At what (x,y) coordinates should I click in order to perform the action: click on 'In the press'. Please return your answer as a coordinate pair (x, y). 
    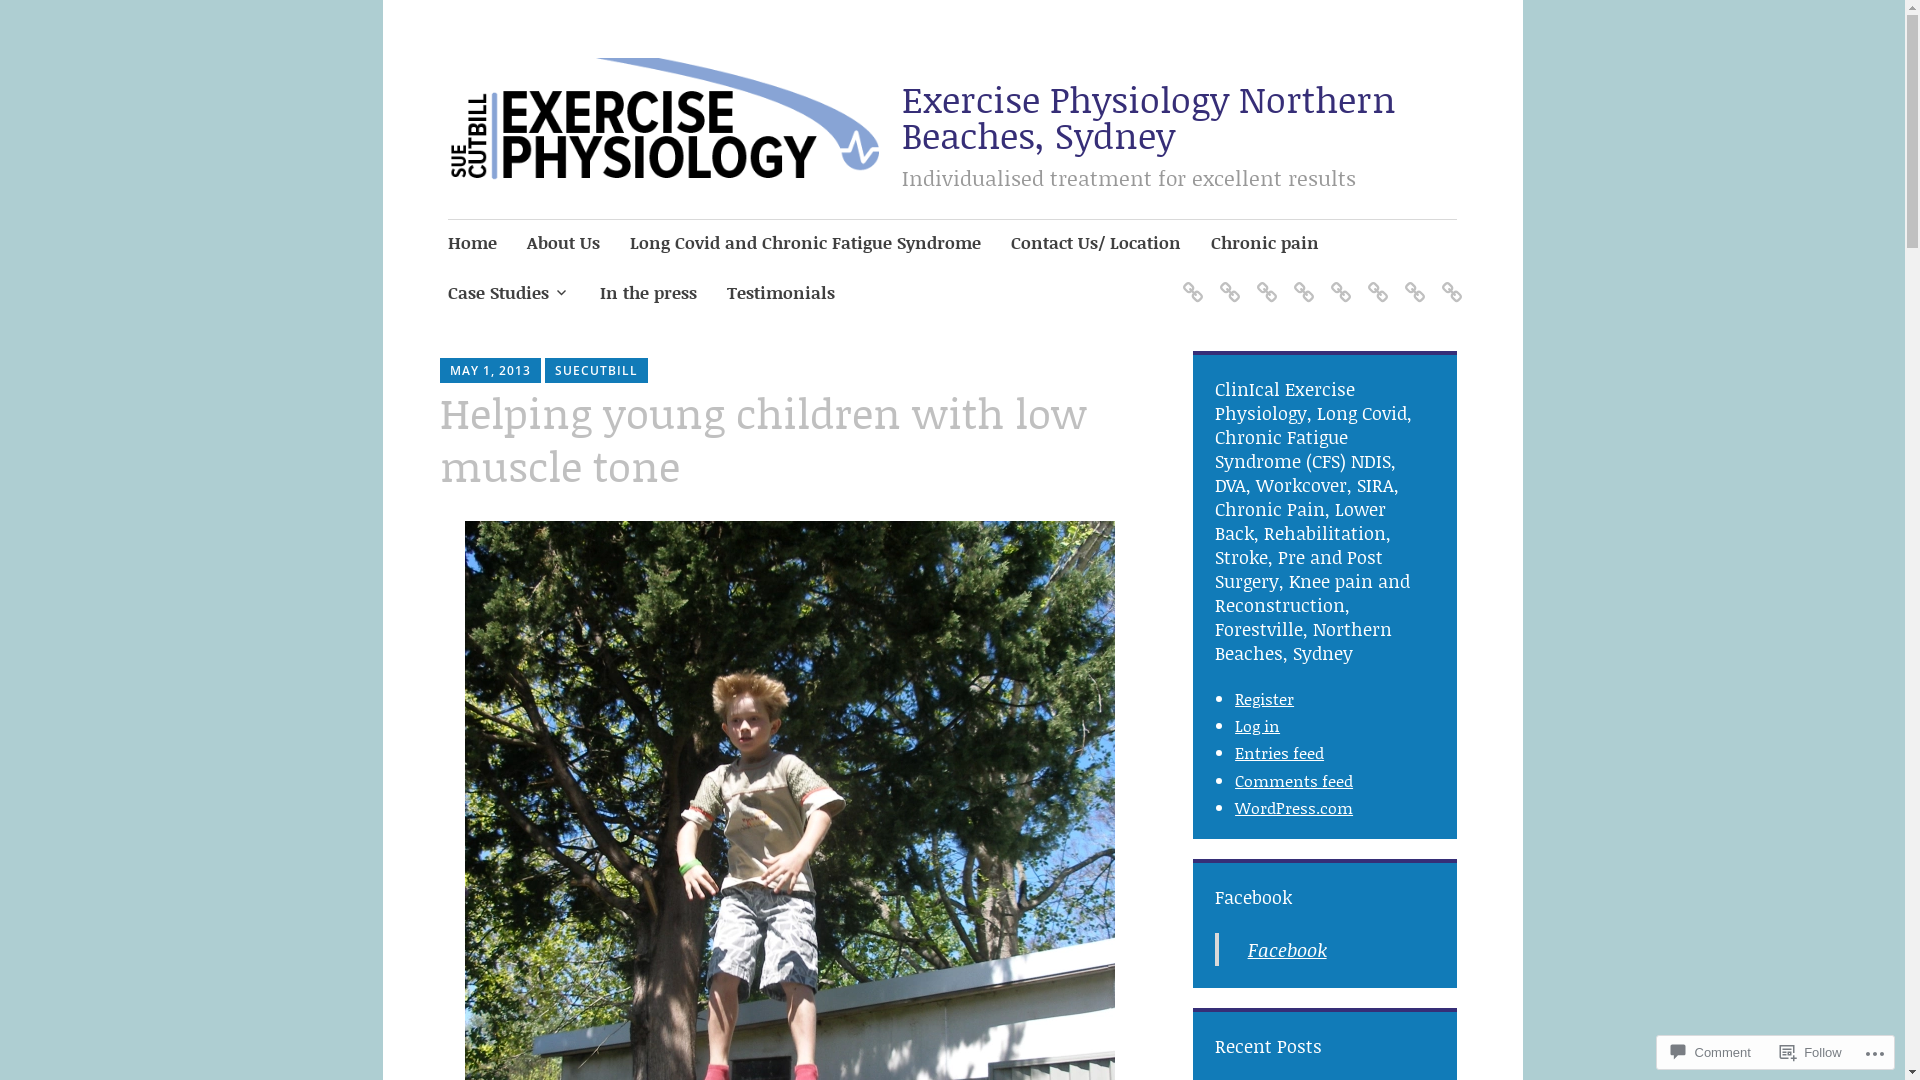
    Looking at the image, I should click on (648, 293).